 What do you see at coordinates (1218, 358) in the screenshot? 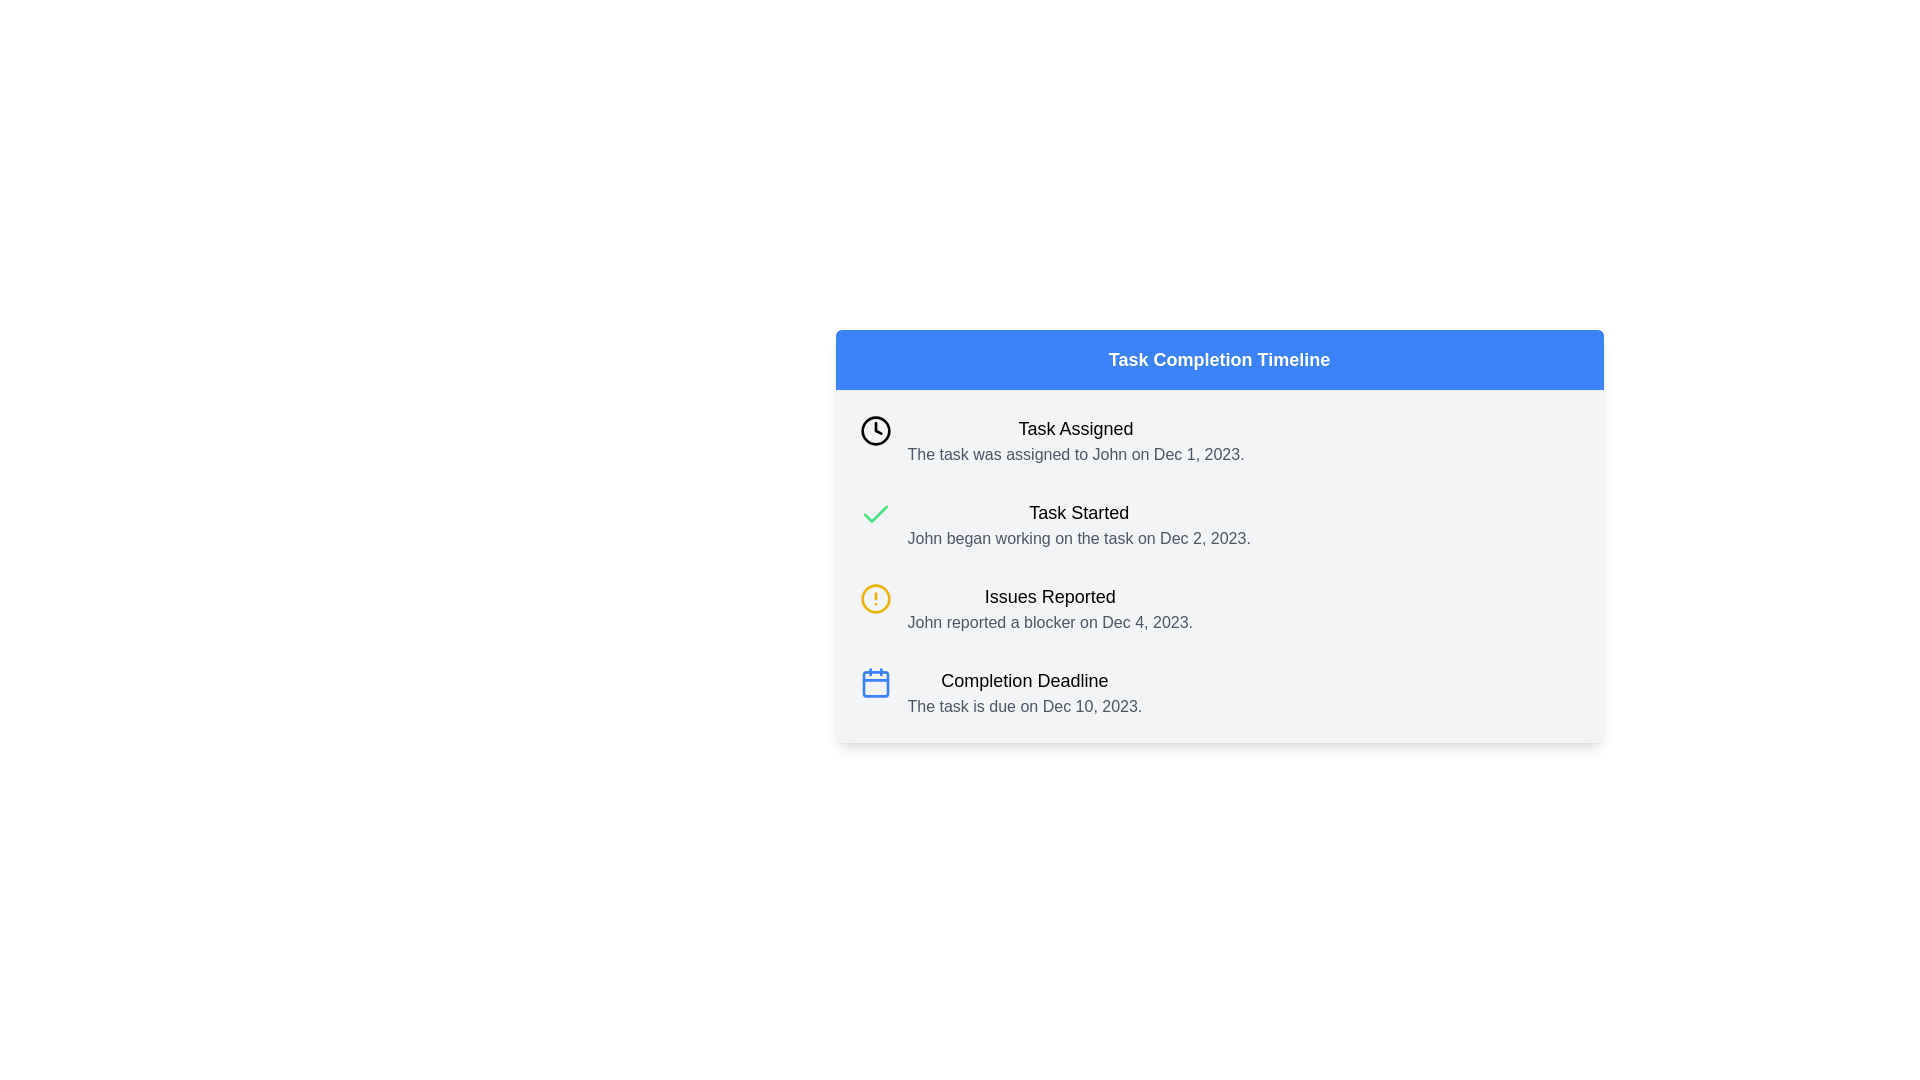
I see `the text label 'Task Completion Timeline' located in the blue header bar at the top of the section, which indicates the content and purpose of the section` at bounding box center [1218, 358].